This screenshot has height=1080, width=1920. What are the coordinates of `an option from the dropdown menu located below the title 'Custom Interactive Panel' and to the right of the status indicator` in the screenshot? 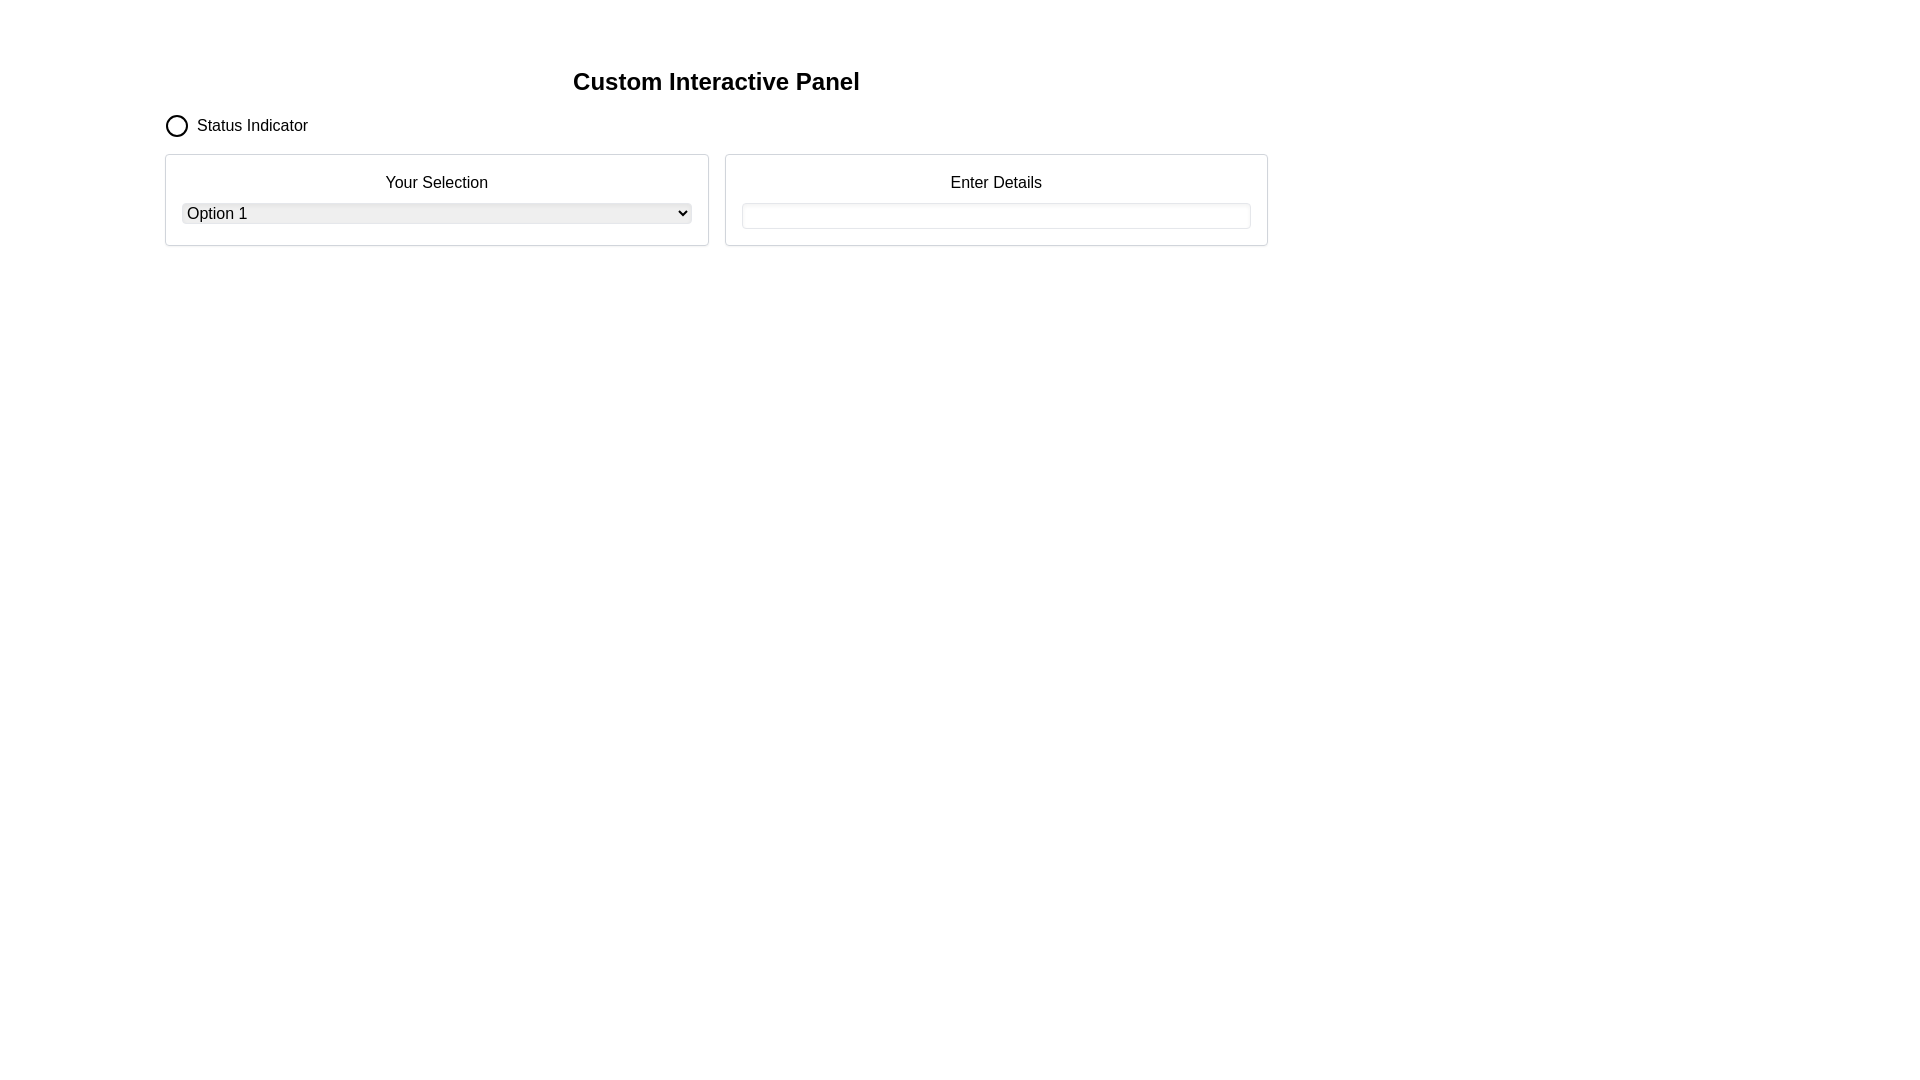 It's located at (435, 200).